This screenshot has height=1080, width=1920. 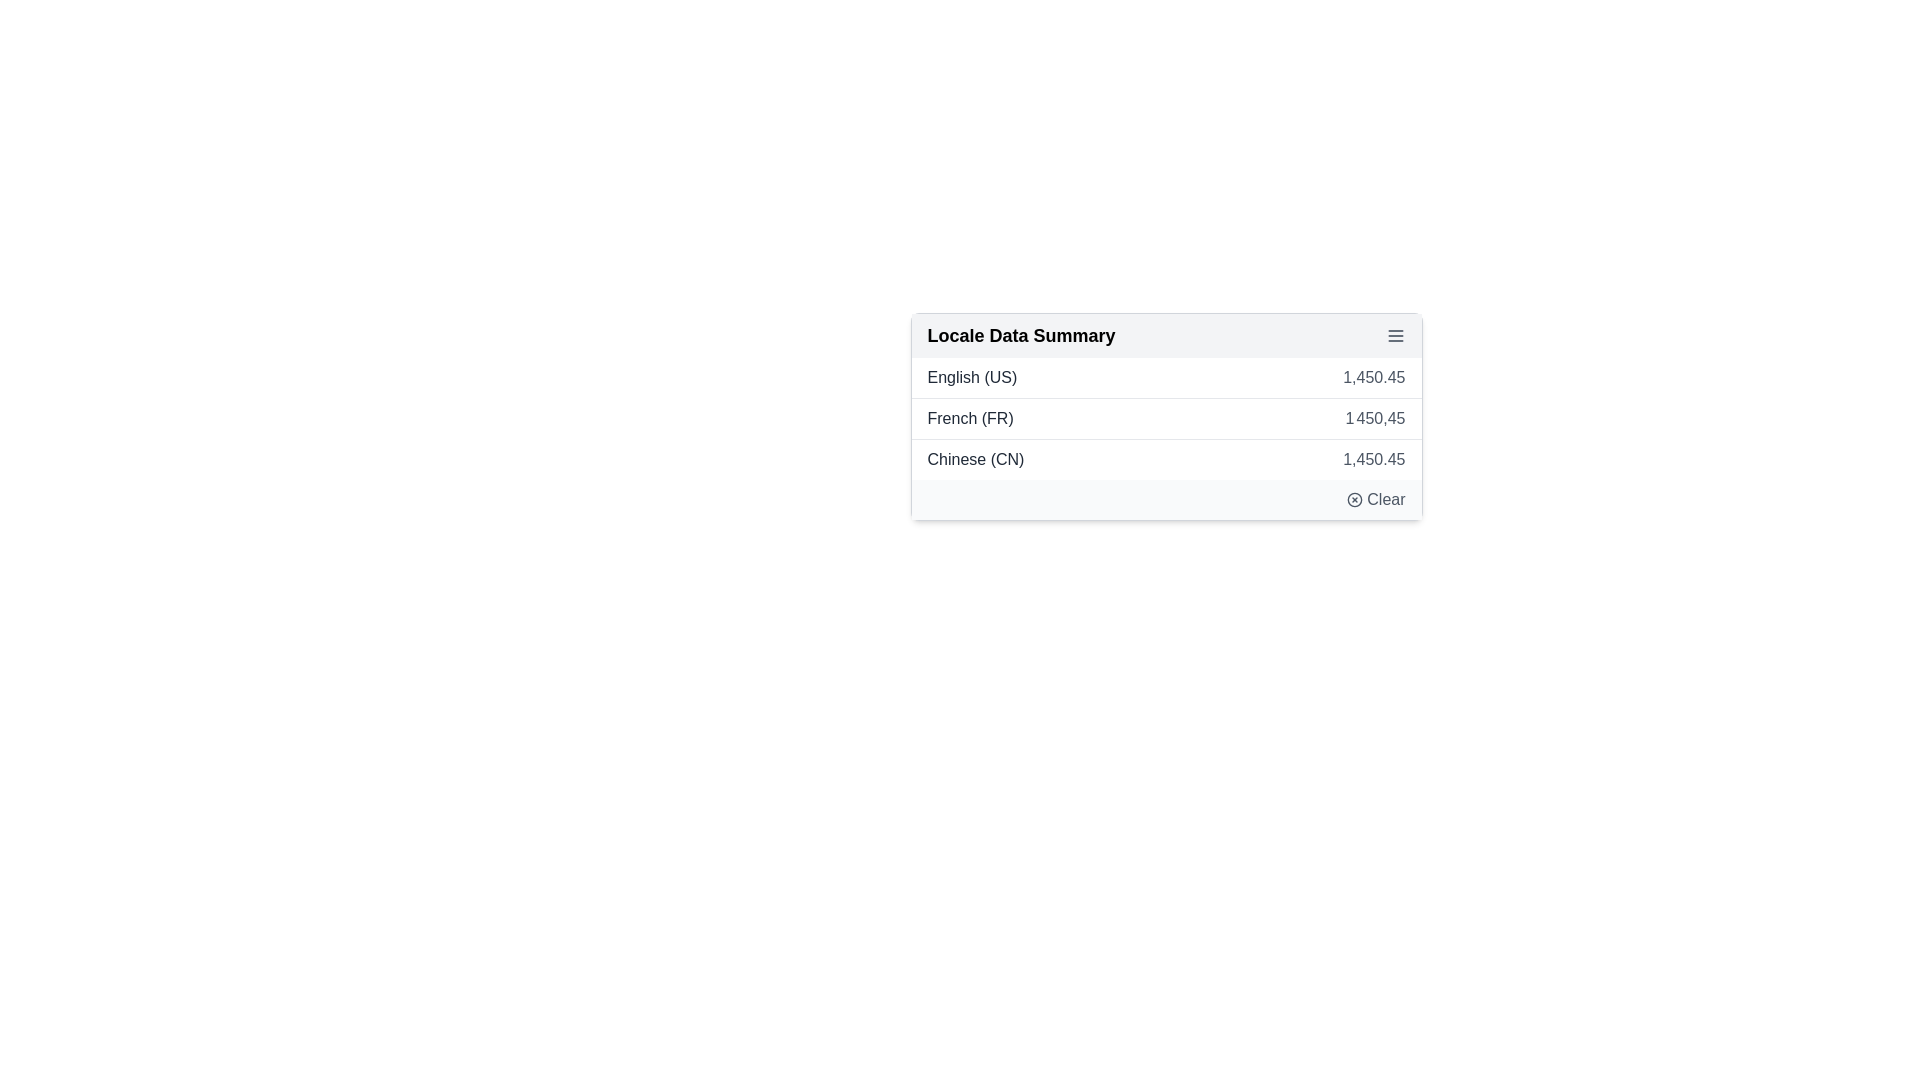 What do you see at coordinates (1373, 378) in the screenshot?
I see `the text display element in the second column of the top row, which shows a numerical value associated with the 'English (US)' label` at bounding box center [1373, 378].